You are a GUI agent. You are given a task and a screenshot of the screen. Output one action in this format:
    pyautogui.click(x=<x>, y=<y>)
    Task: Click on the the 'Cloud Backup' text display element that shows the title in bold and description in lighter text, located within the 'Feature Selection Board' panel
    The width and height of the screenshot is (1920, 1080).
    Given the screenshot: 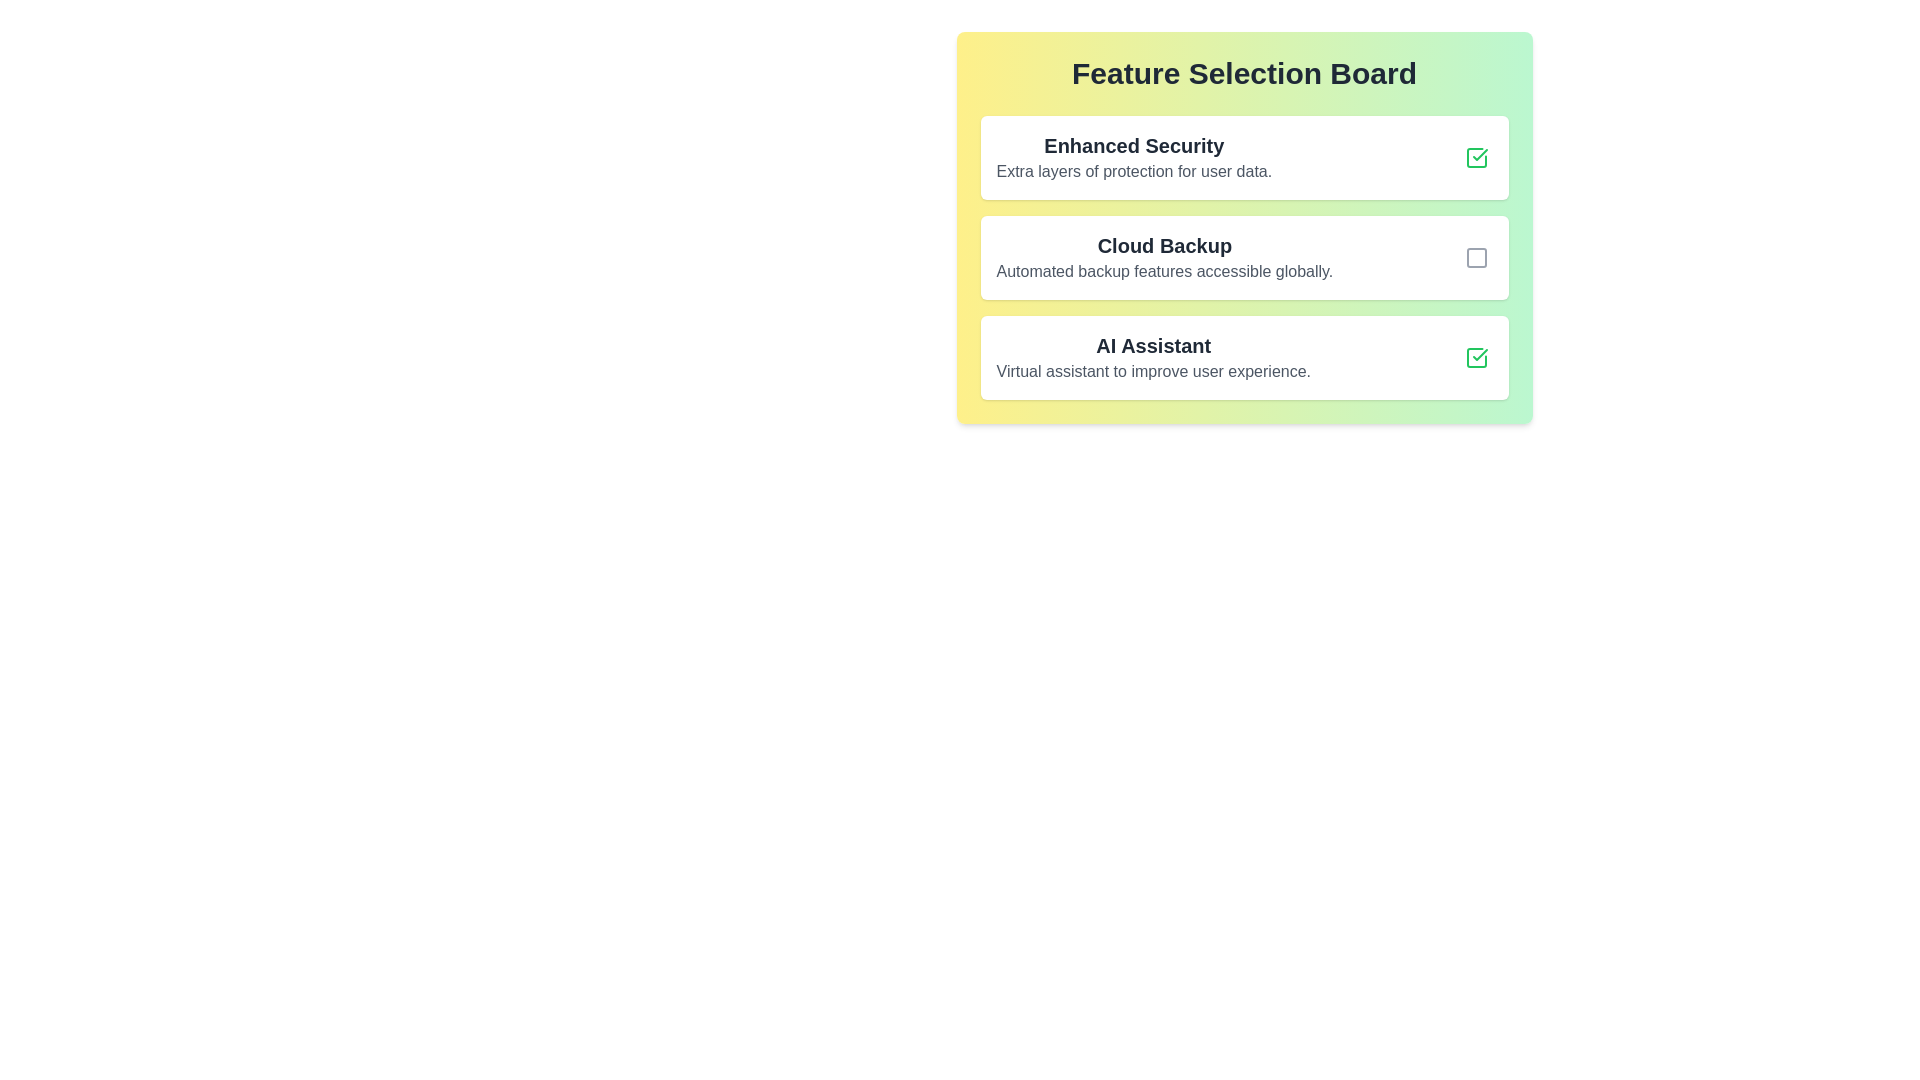 What is the action you would take?
    pyautogui.click(x=1164, y=257)
    